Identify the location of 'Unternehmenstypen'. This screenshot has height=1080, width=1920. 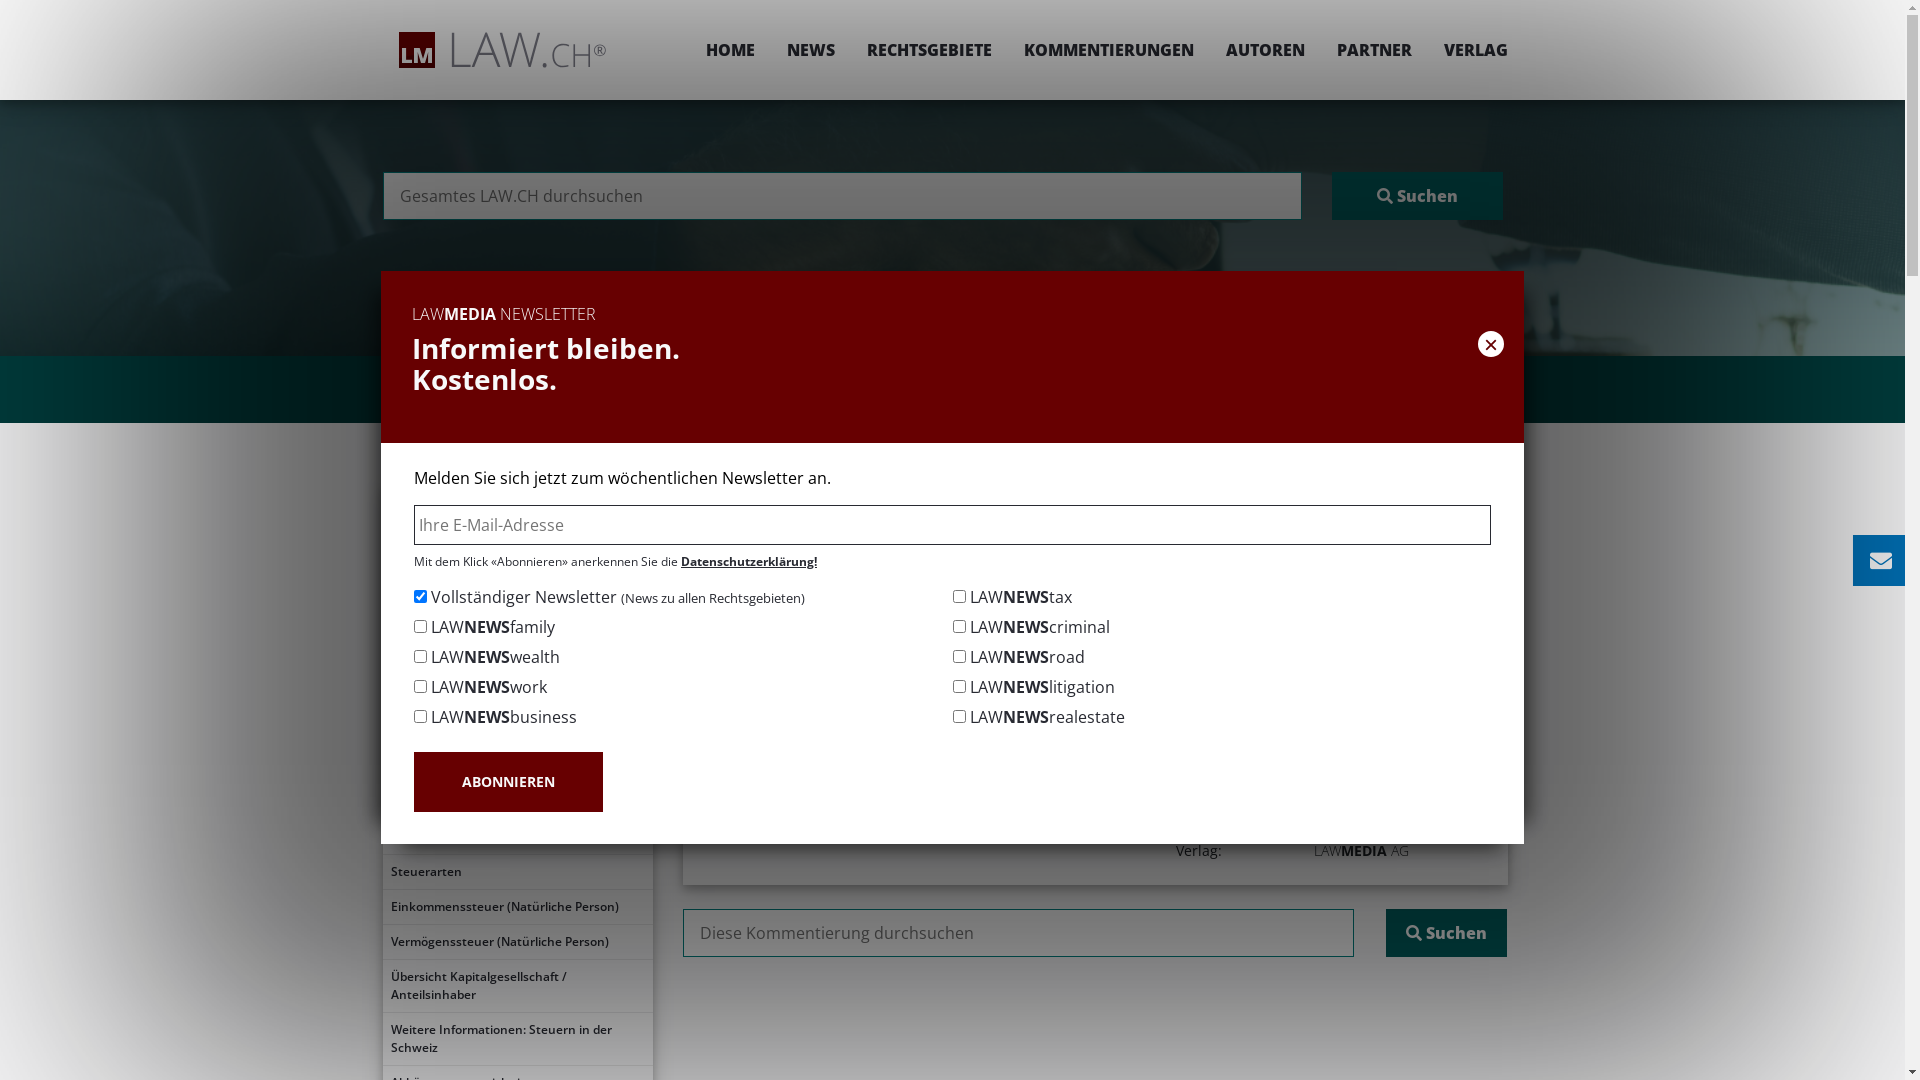
(517, 801).